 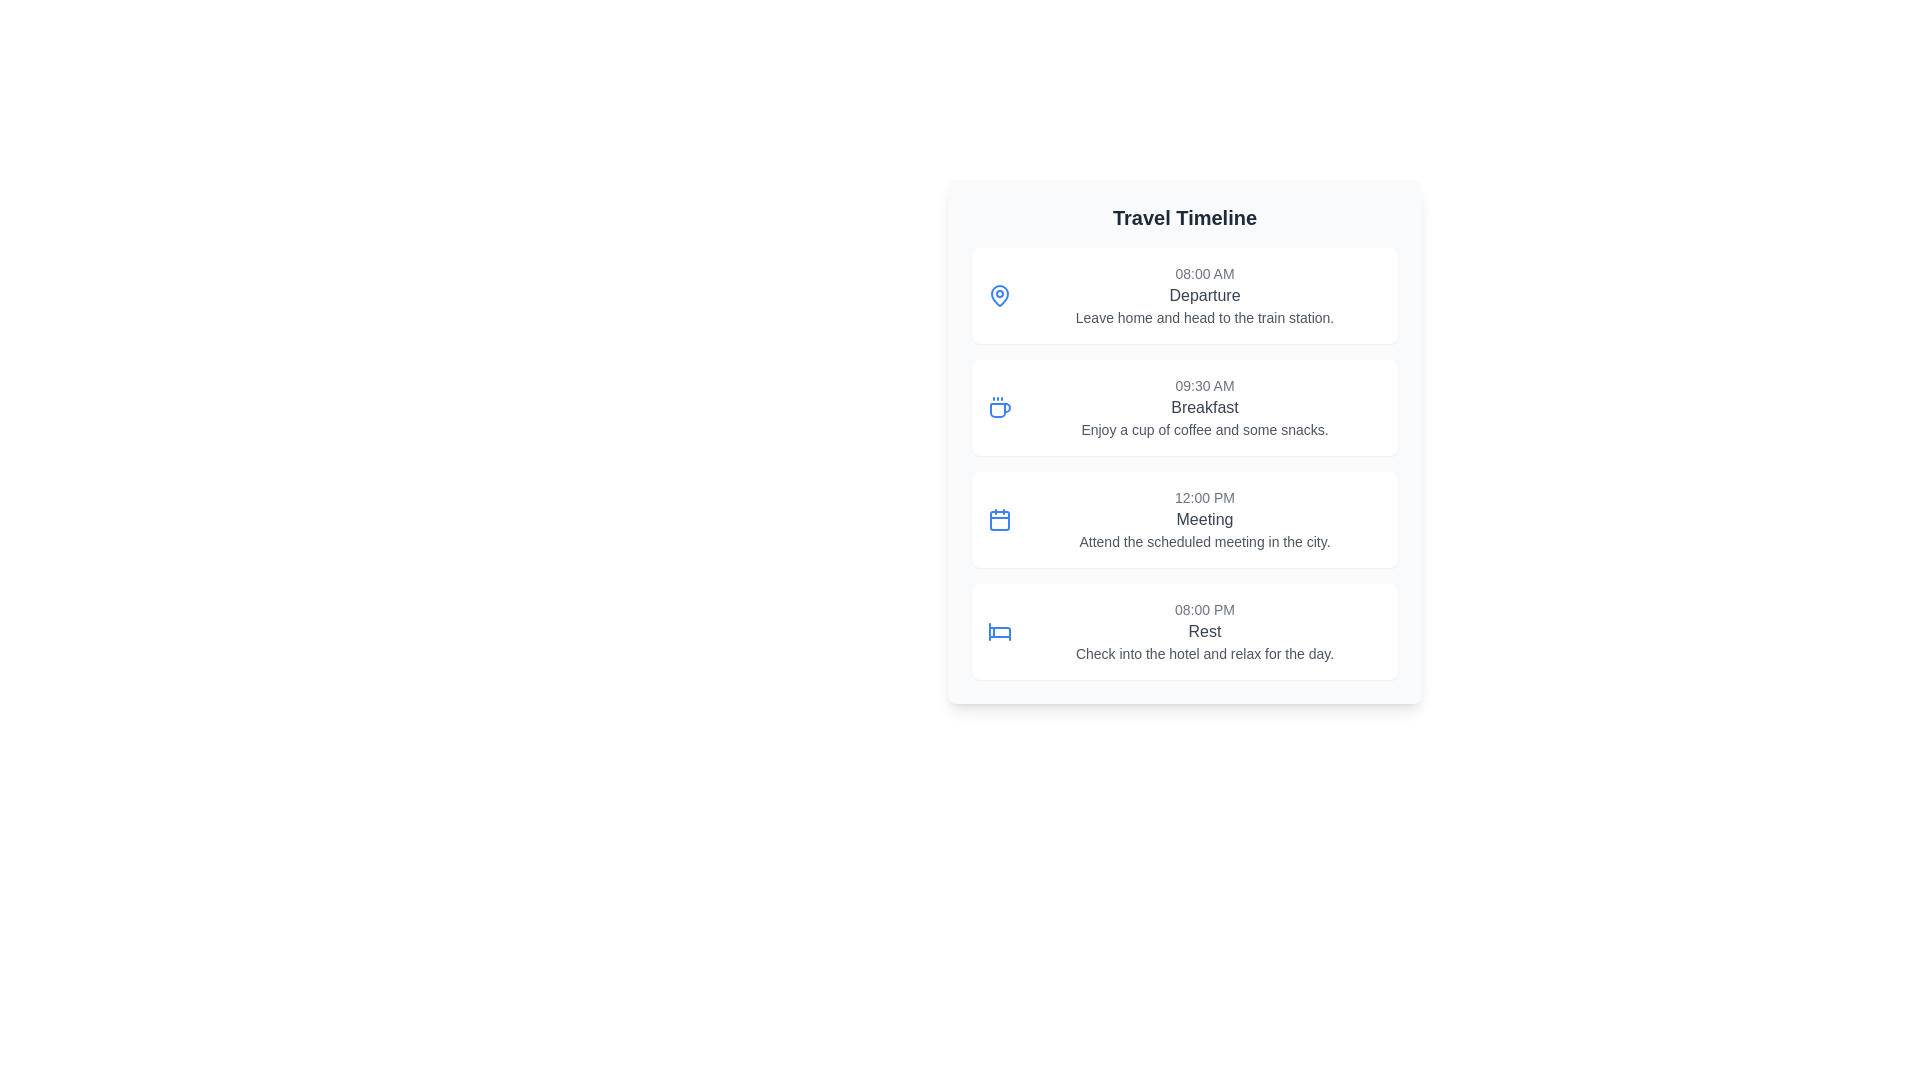 I want to click on the small, blue coffee cup icon with steam lines, located at the far left of the '09:30 AM Breakfast' timeline card, so click(x=999, y=407).